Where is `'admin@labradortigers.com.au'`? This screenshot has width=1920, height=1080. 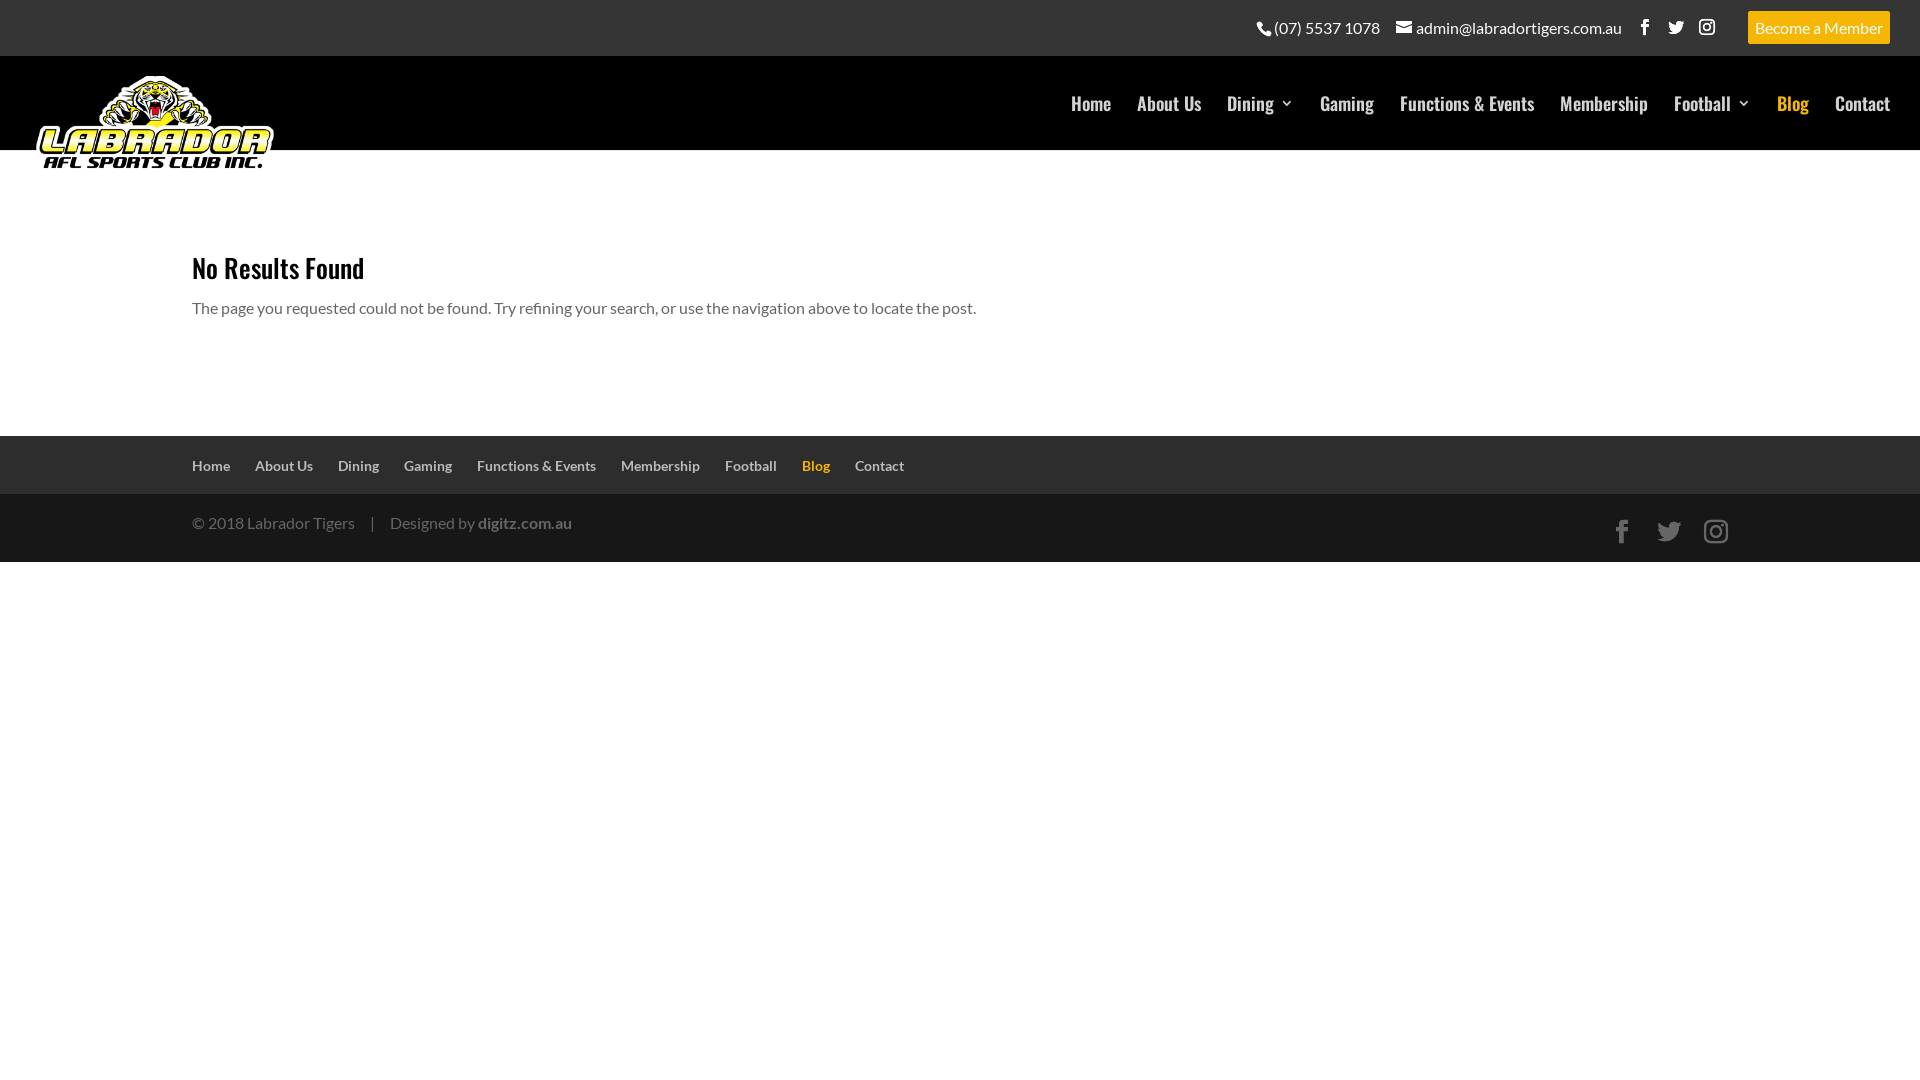
'admin@labradortigers.com.au' is located at coordinates (1508, 27).